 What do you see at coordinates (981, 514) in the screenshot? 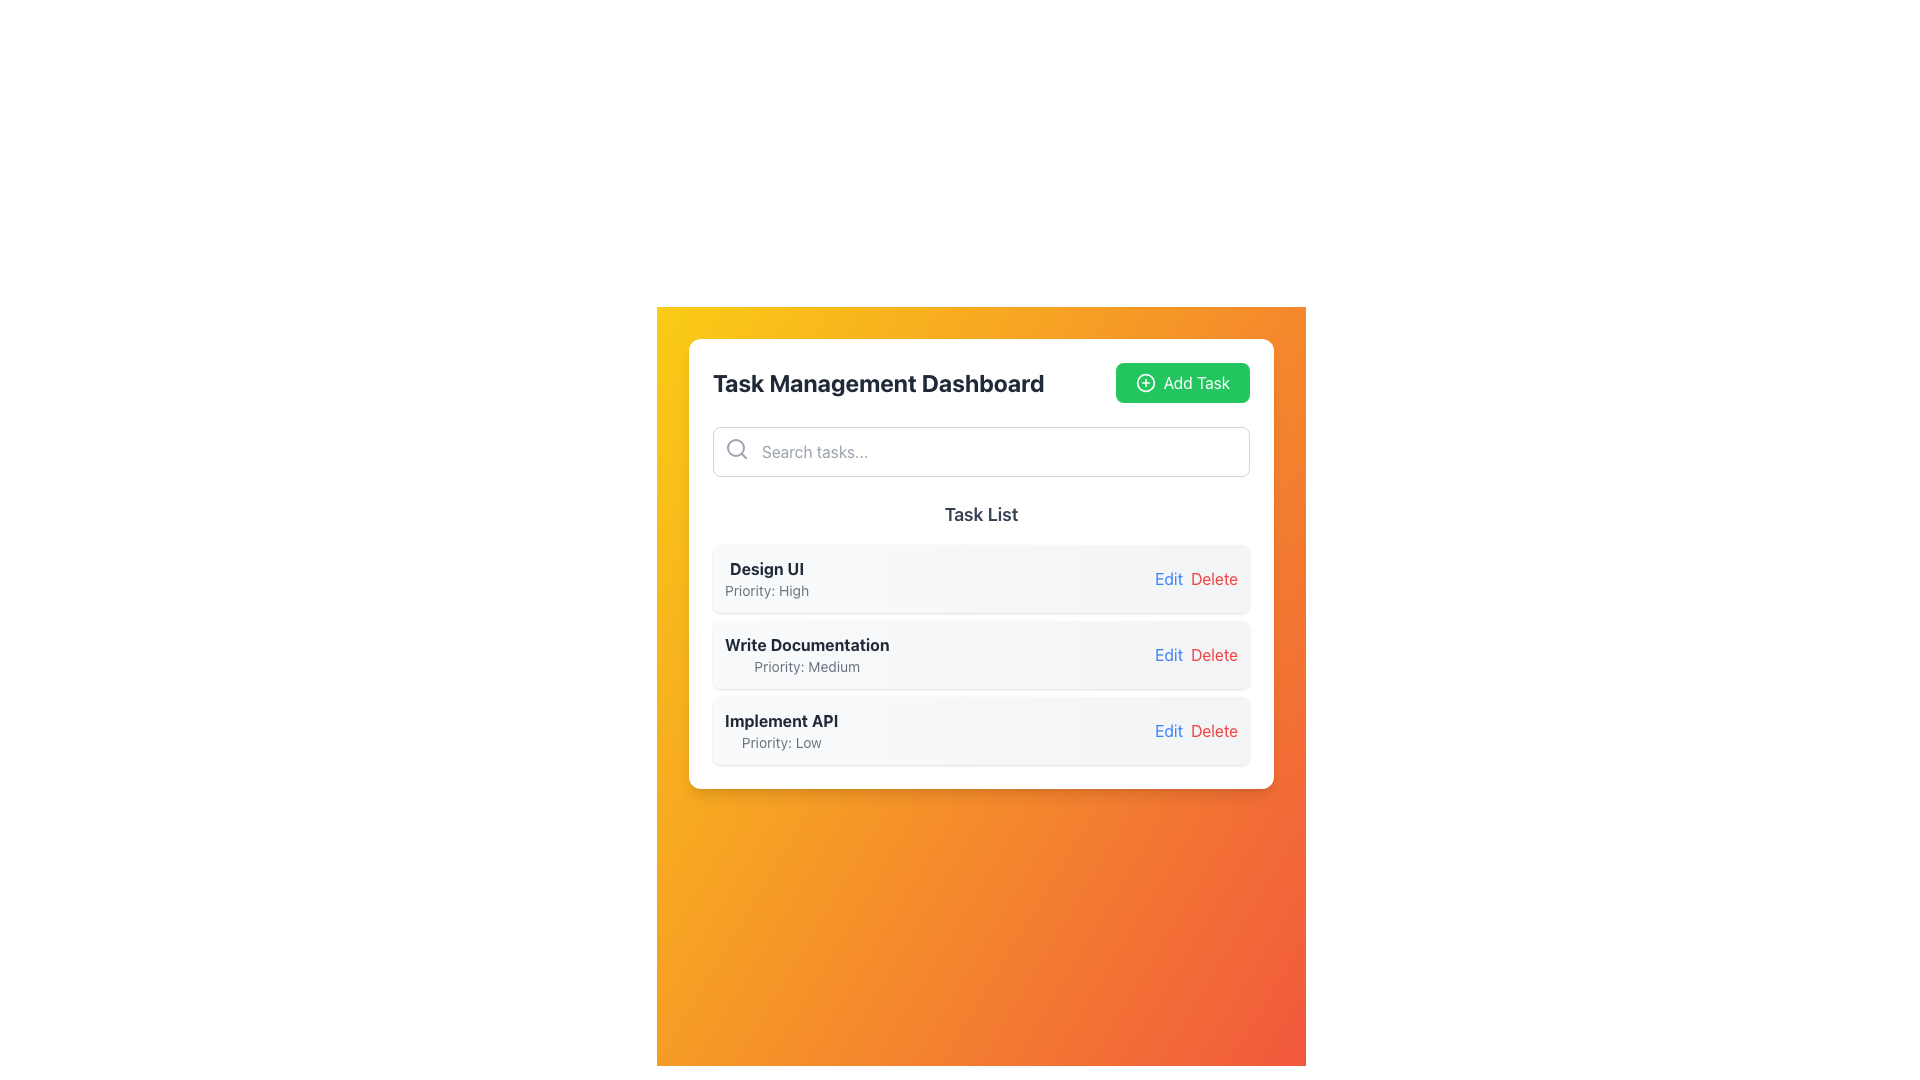
I see `the section header label that denotes the beginning of the task list, positioned below the search bar and above the task items` at bounding box center [981, 514].